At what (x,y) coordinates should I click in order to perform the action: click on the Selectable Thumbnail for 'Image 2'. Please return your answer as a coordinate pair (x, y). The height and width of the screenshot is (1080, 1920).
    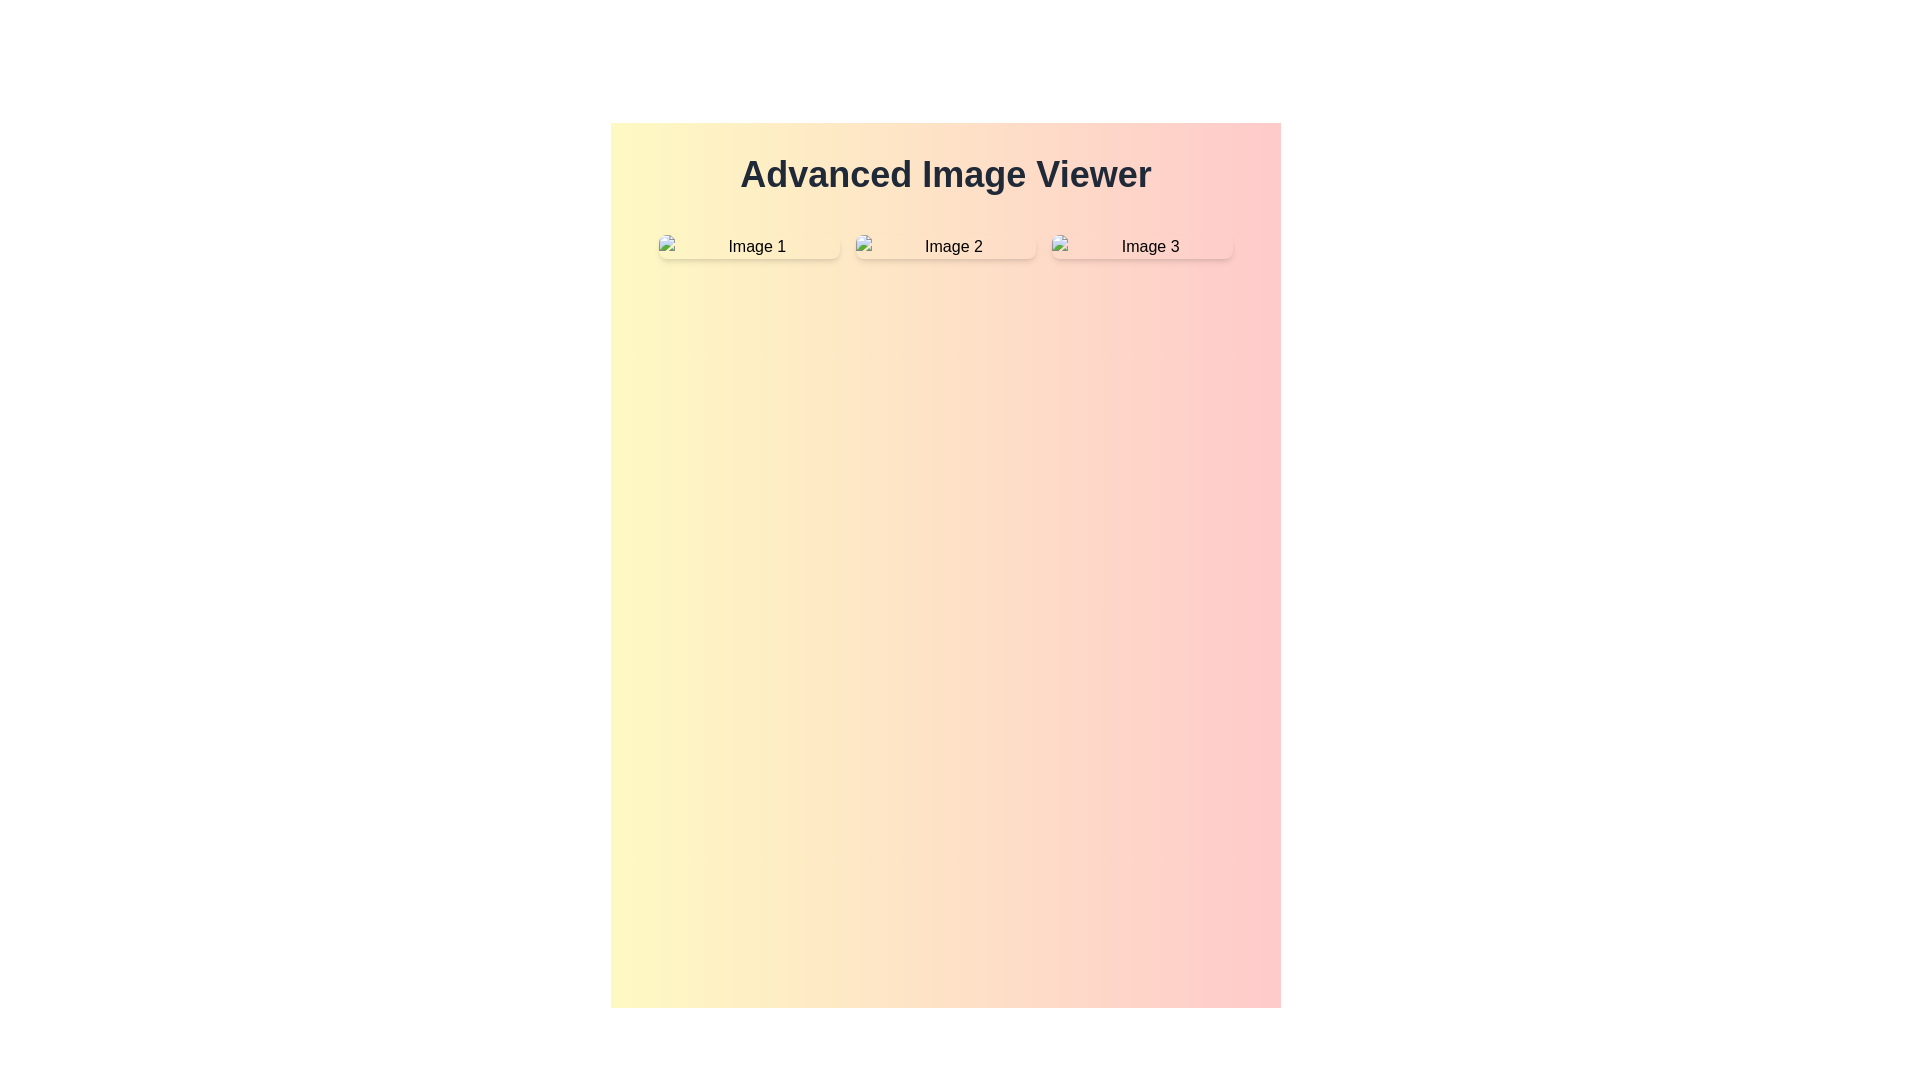
    Looking at the image, I should click on (944, 245).